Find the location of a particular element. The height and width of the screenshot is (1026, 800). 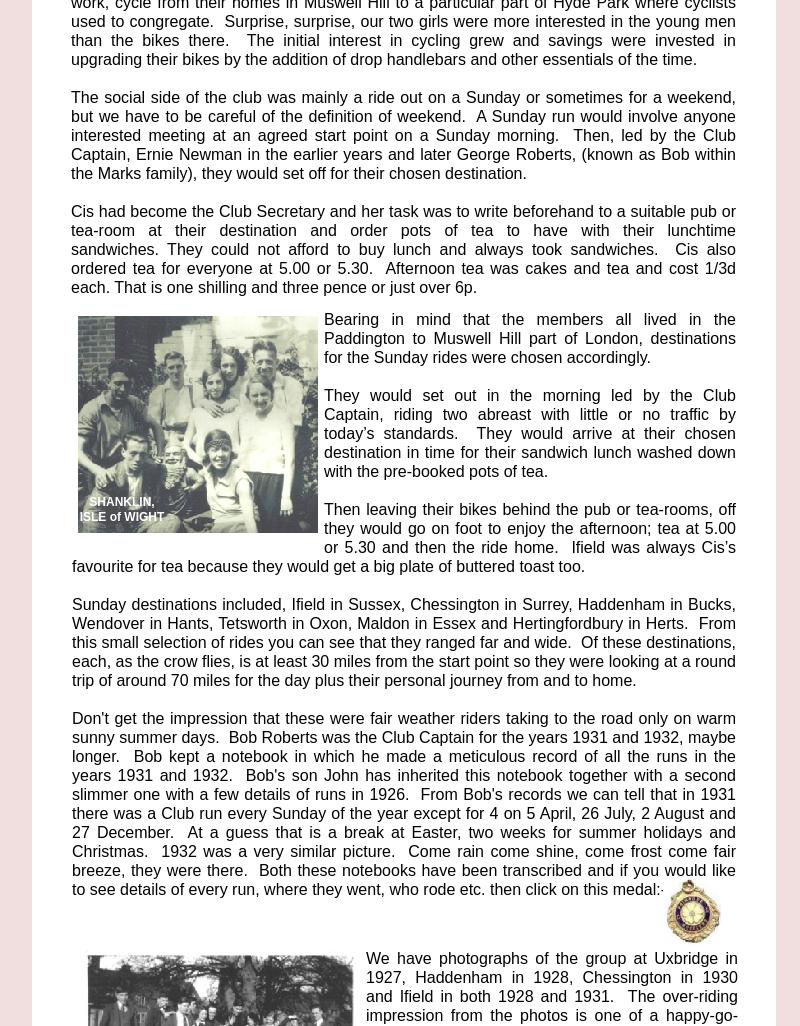

'Bearing in mind that the members all lived in the Paddington to Muswell Hill part of London, destinations for the Sunday rides were chosen accordingly.' is located at coordinates (323, 338).